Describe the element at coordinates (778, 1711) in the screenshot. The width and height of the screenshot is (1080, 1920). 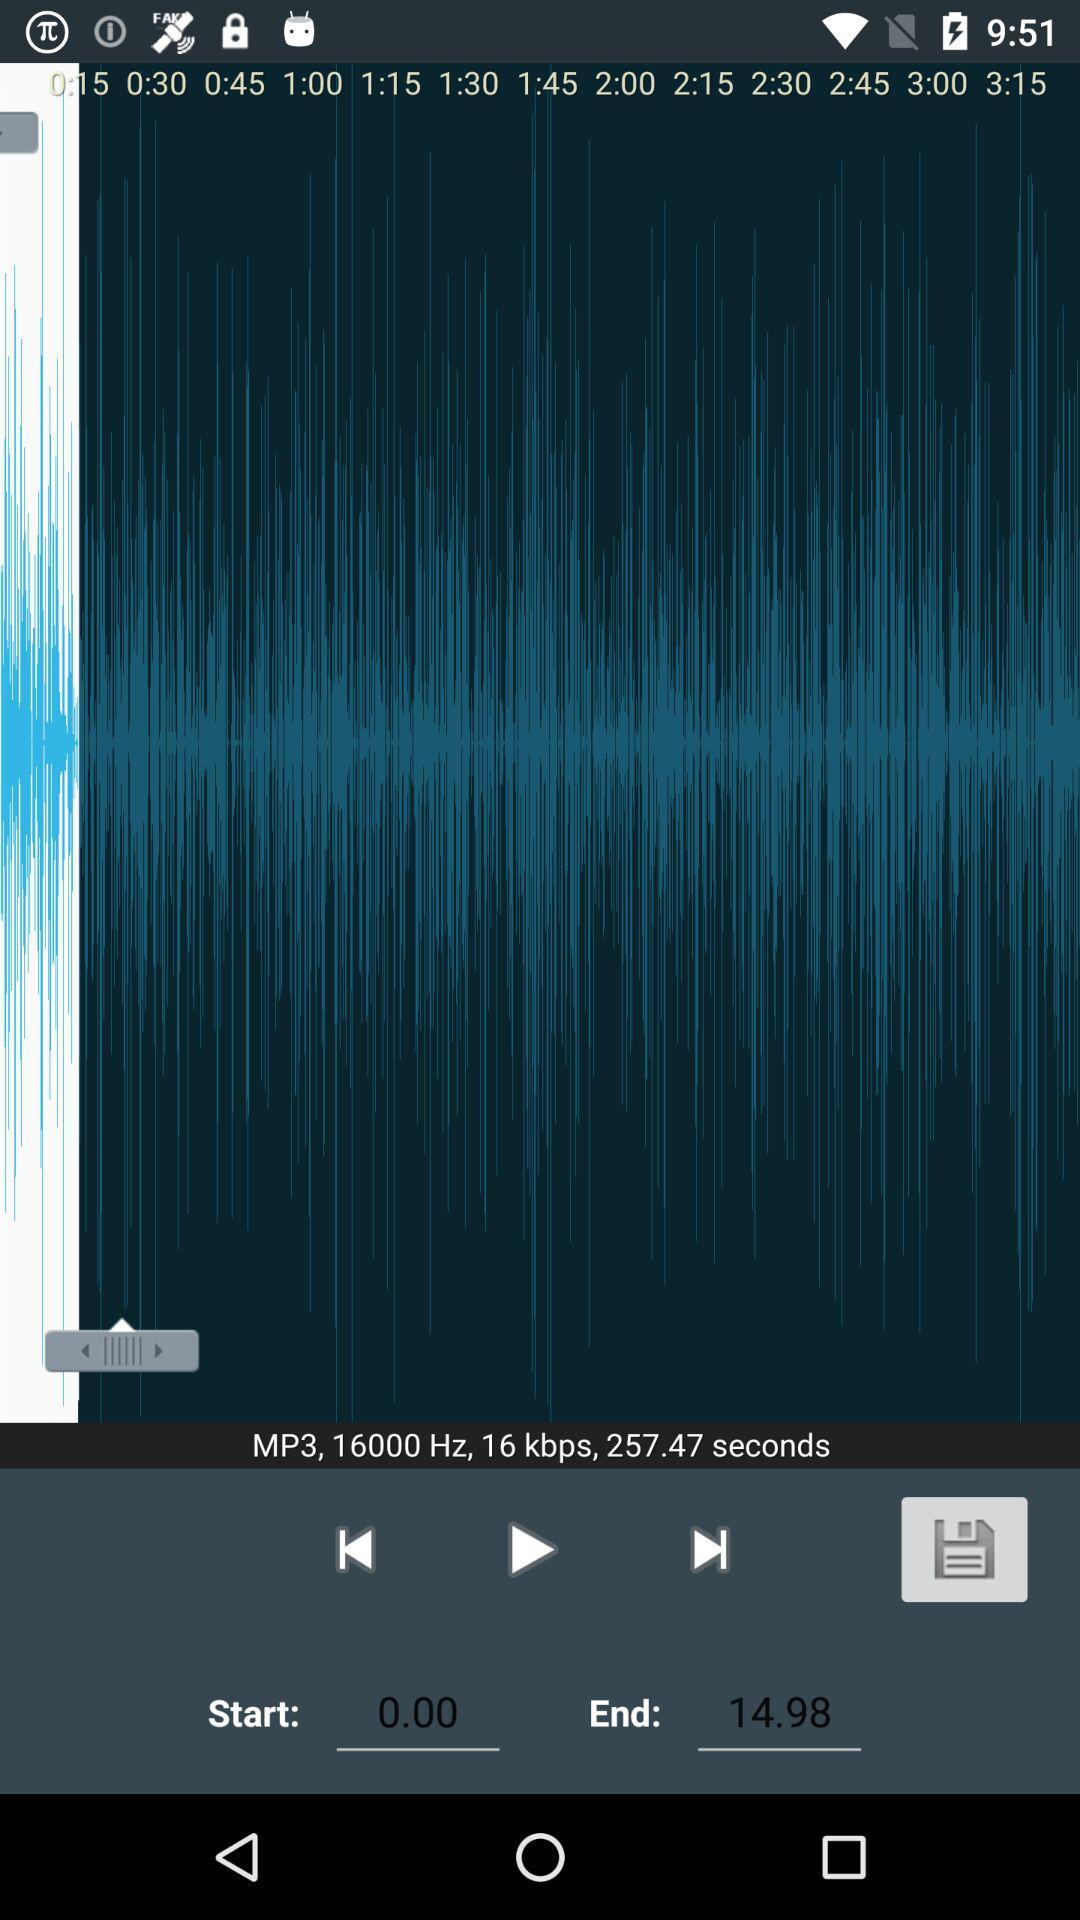
I see `the text field which is next to the end` at that location.